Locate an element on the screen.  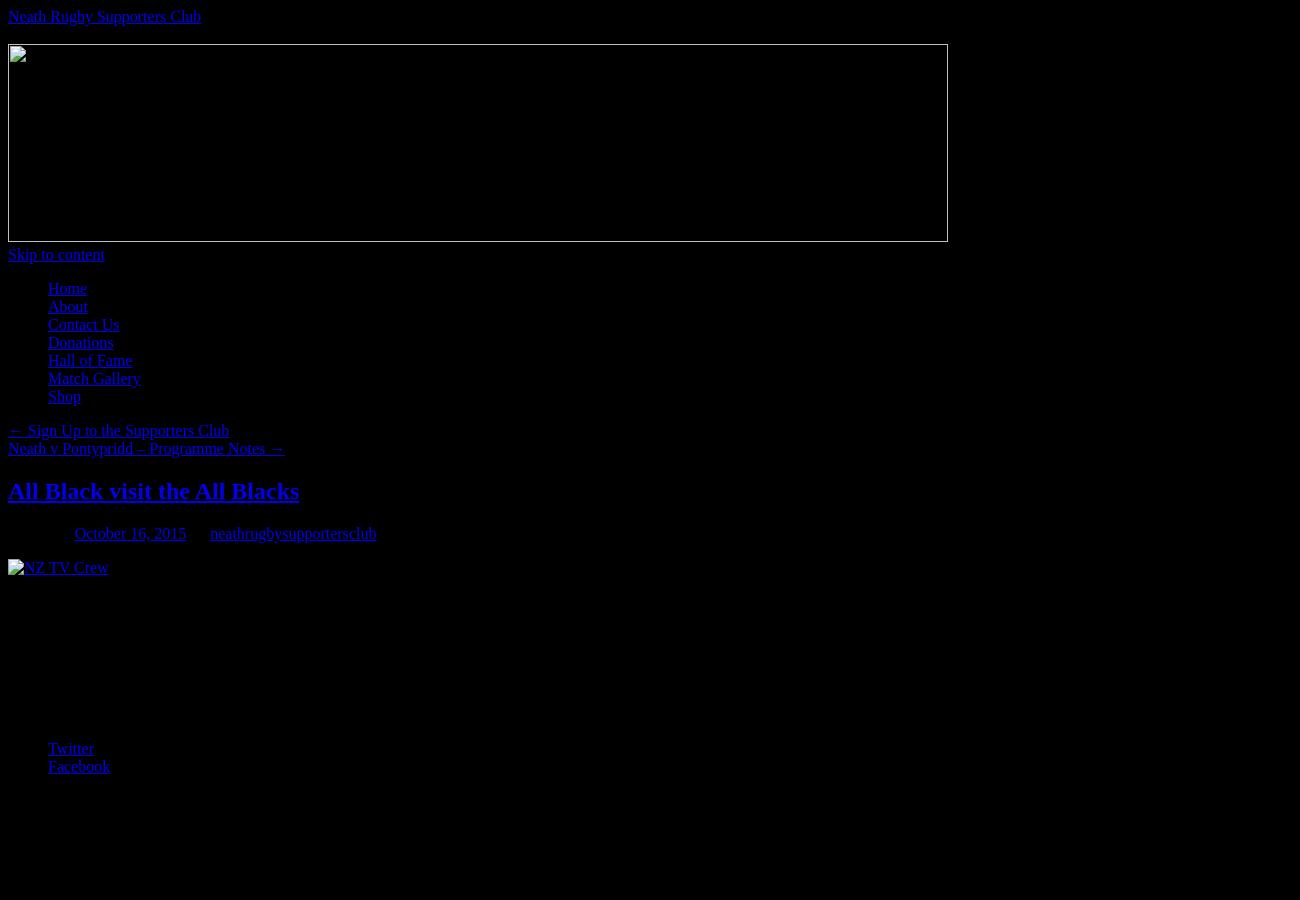
'Posted on' is located at coordinates (38, 531).